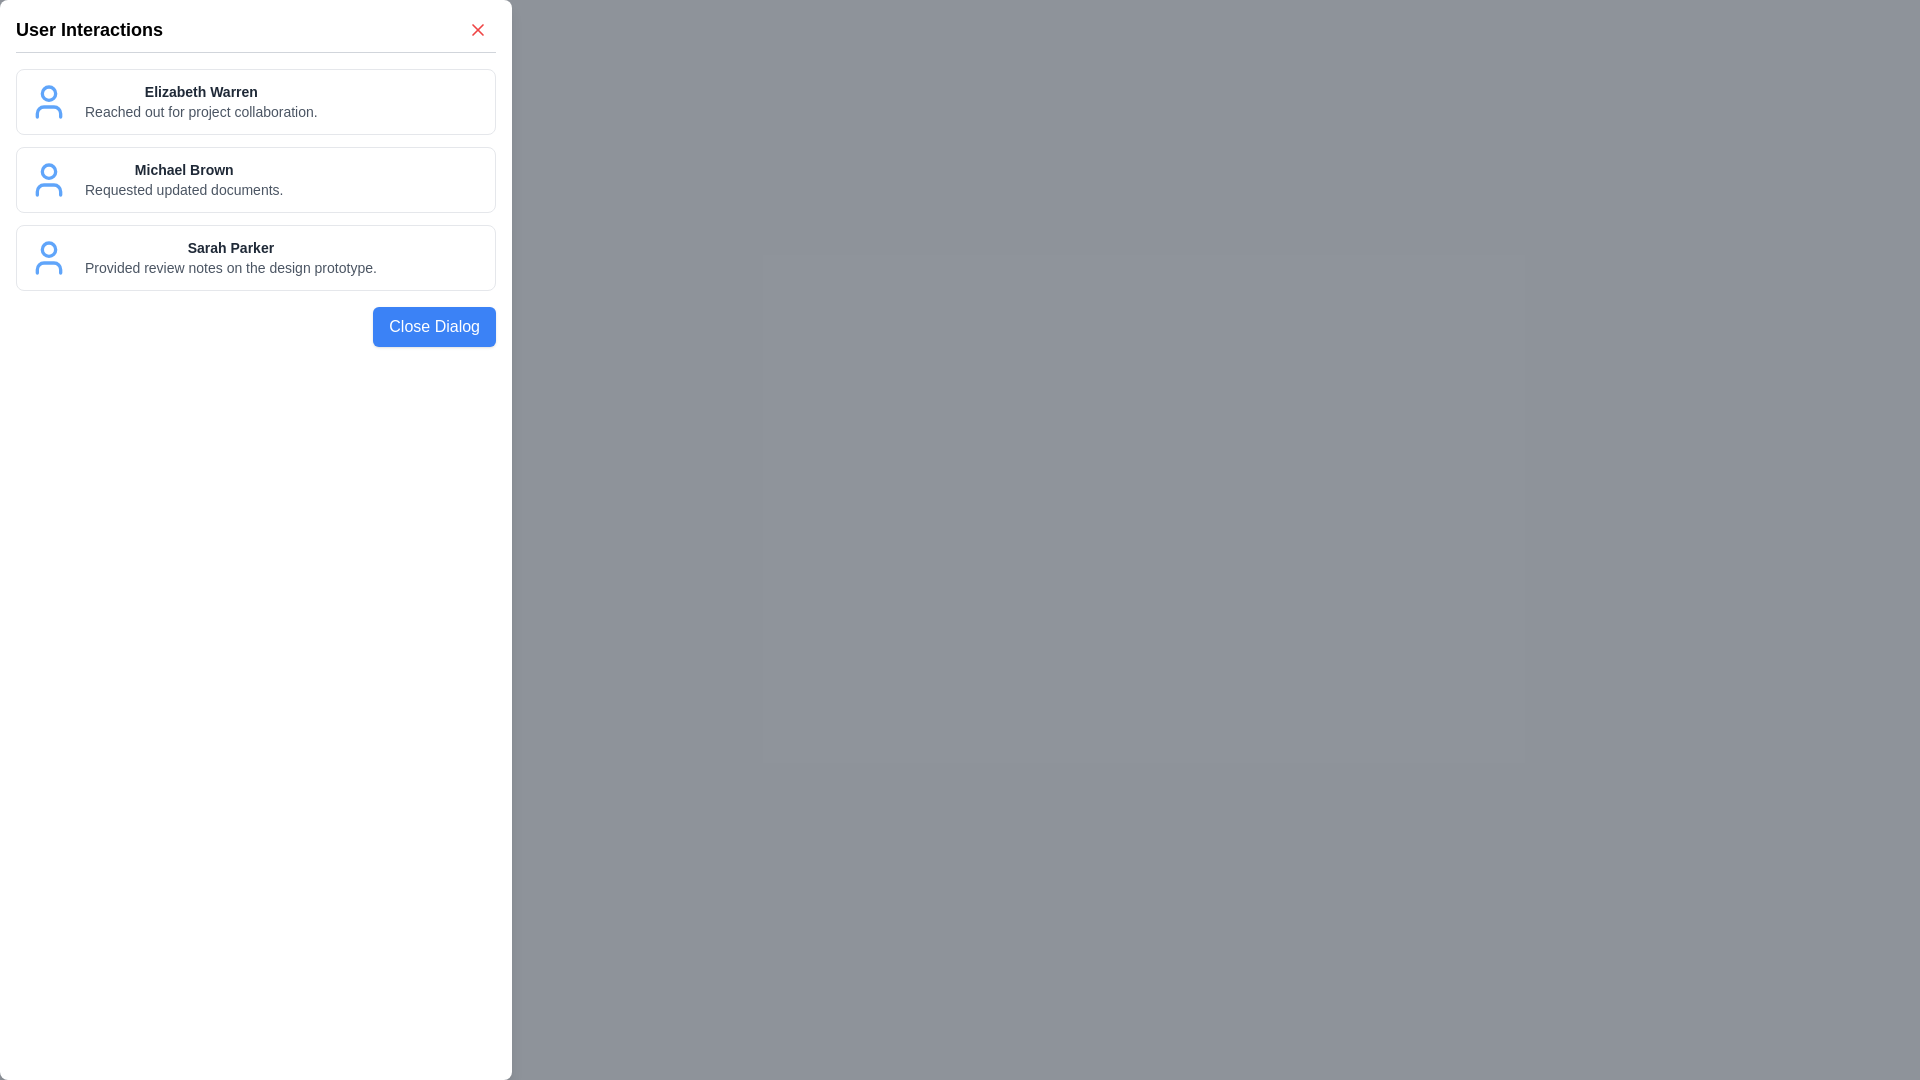 Image resolution: width=1920 pixels, height=1080 pixels. Describe the element at coordinates (254, 257) in the screenshot. I see `the user interaction corresponding to Sarah Parker` at that location.